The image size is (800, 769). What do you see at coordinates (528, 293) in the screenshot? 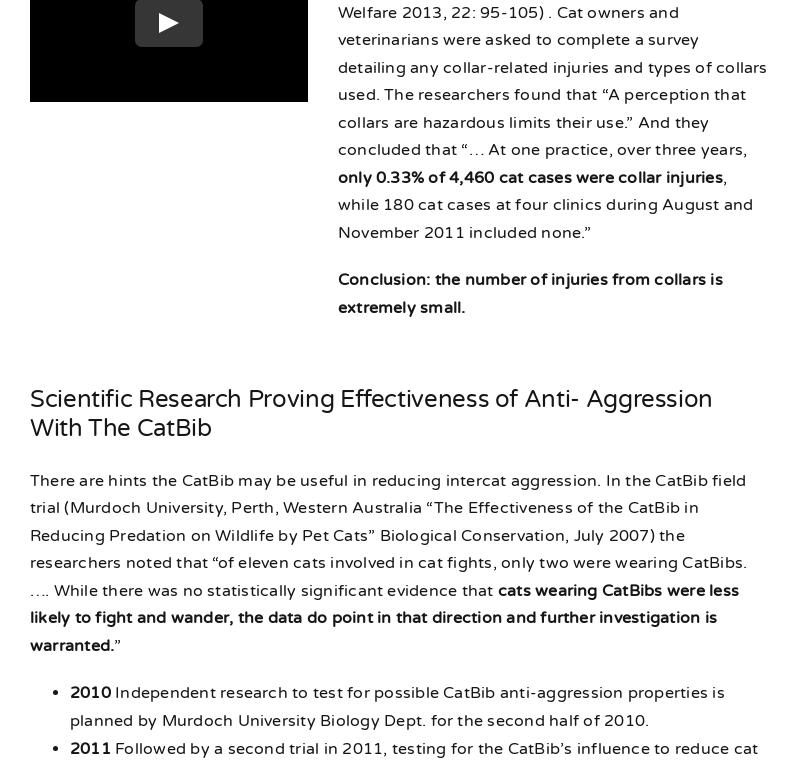
I see `'Conclusion: the number of injuries from collars is extremely small.'` at bounding box center [528, 293].